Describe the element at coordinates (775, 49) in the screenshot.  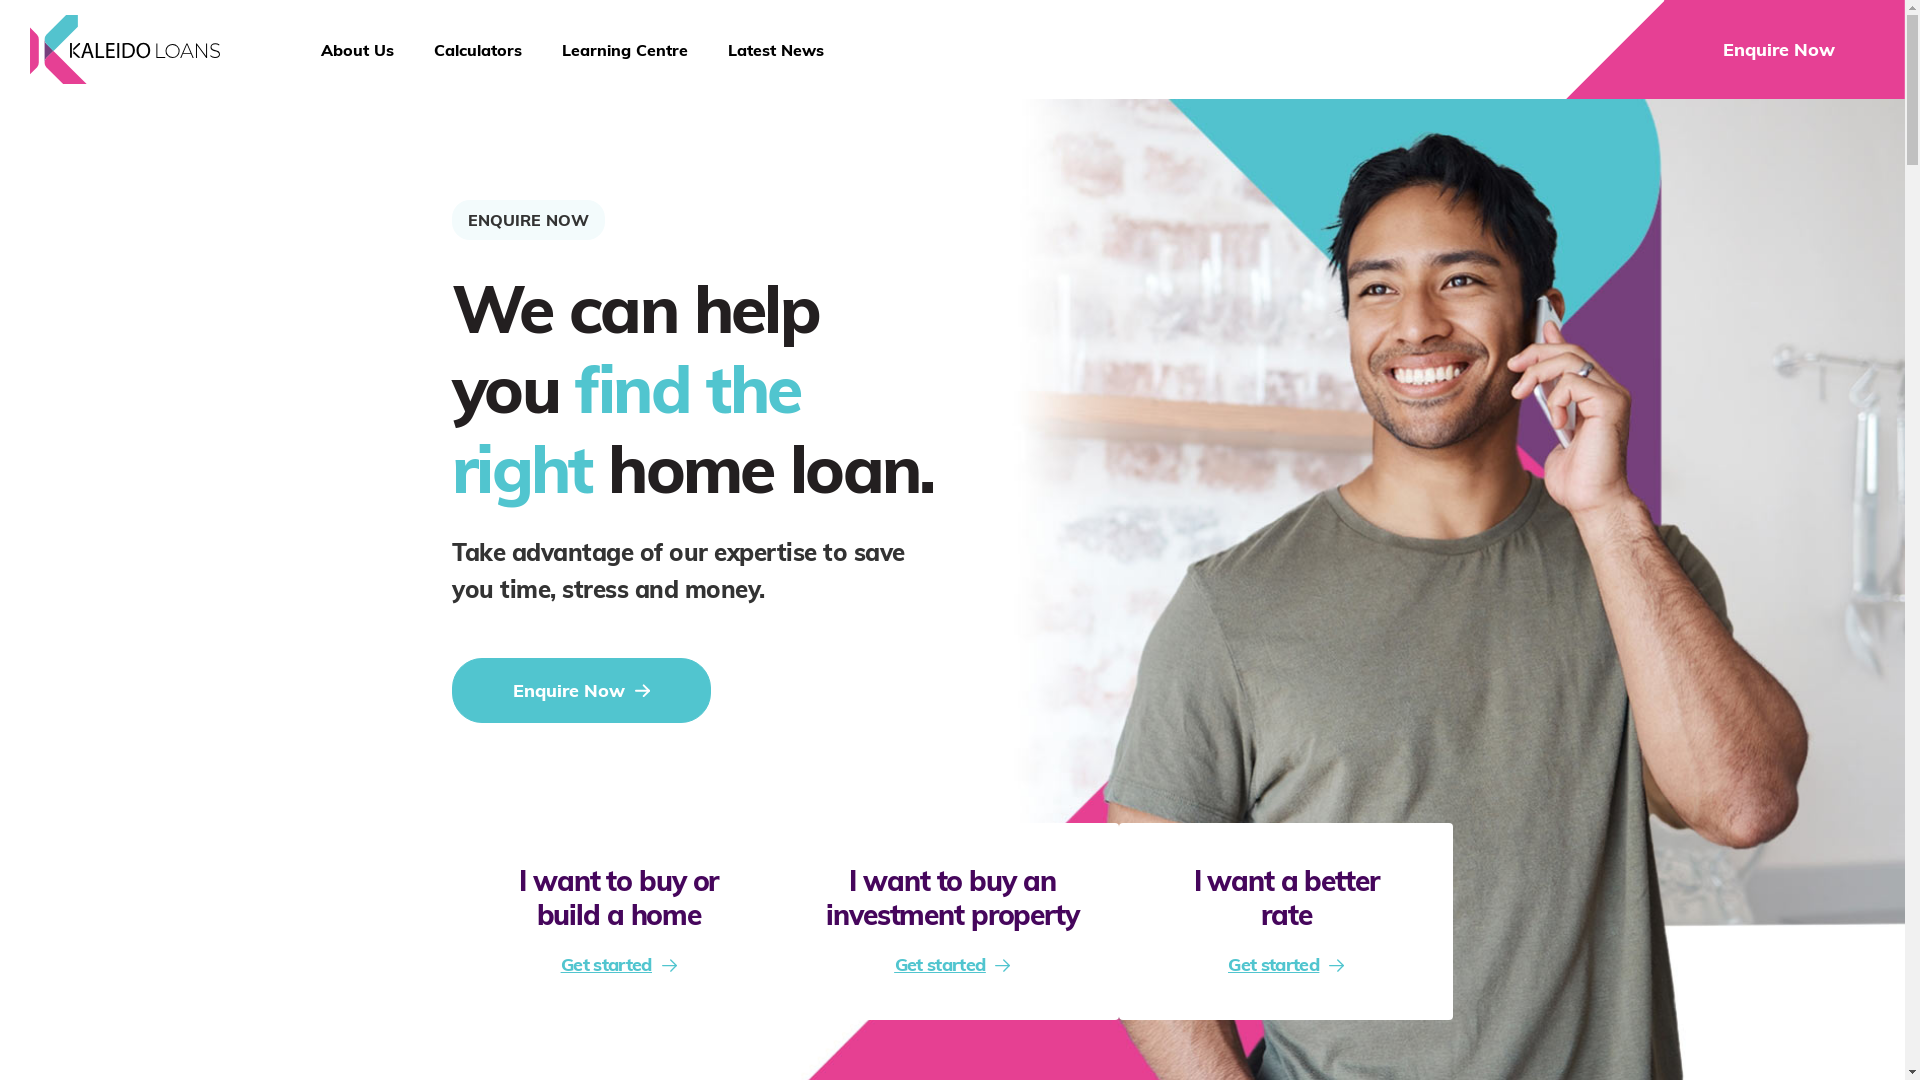
I see `'Latest News'` at that location.